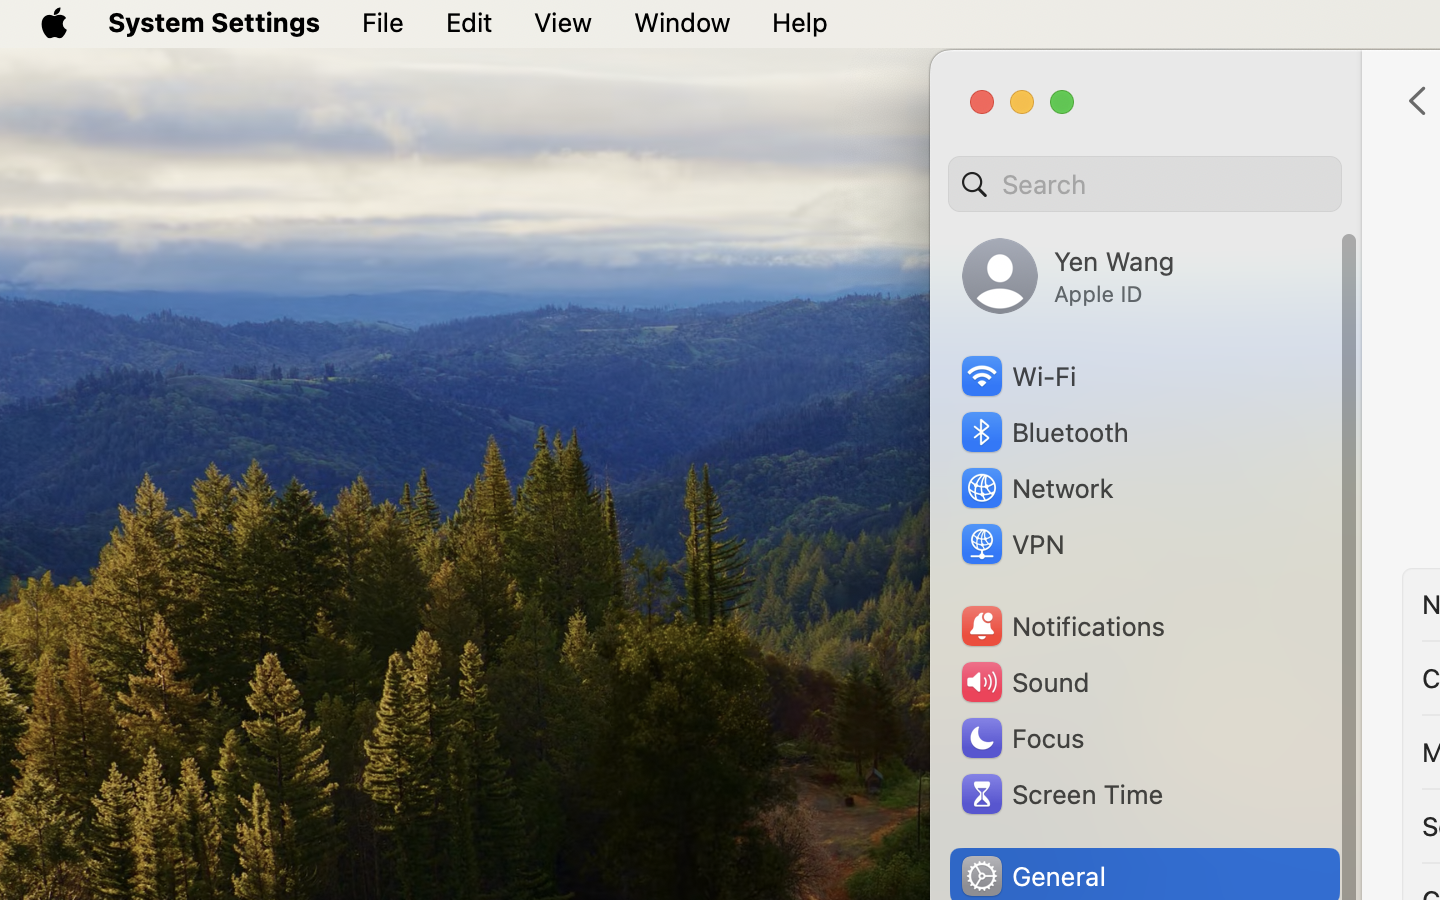  Describe the element at coordinates (1035, 486) in the screenshot. I see `'Network'` at that location.